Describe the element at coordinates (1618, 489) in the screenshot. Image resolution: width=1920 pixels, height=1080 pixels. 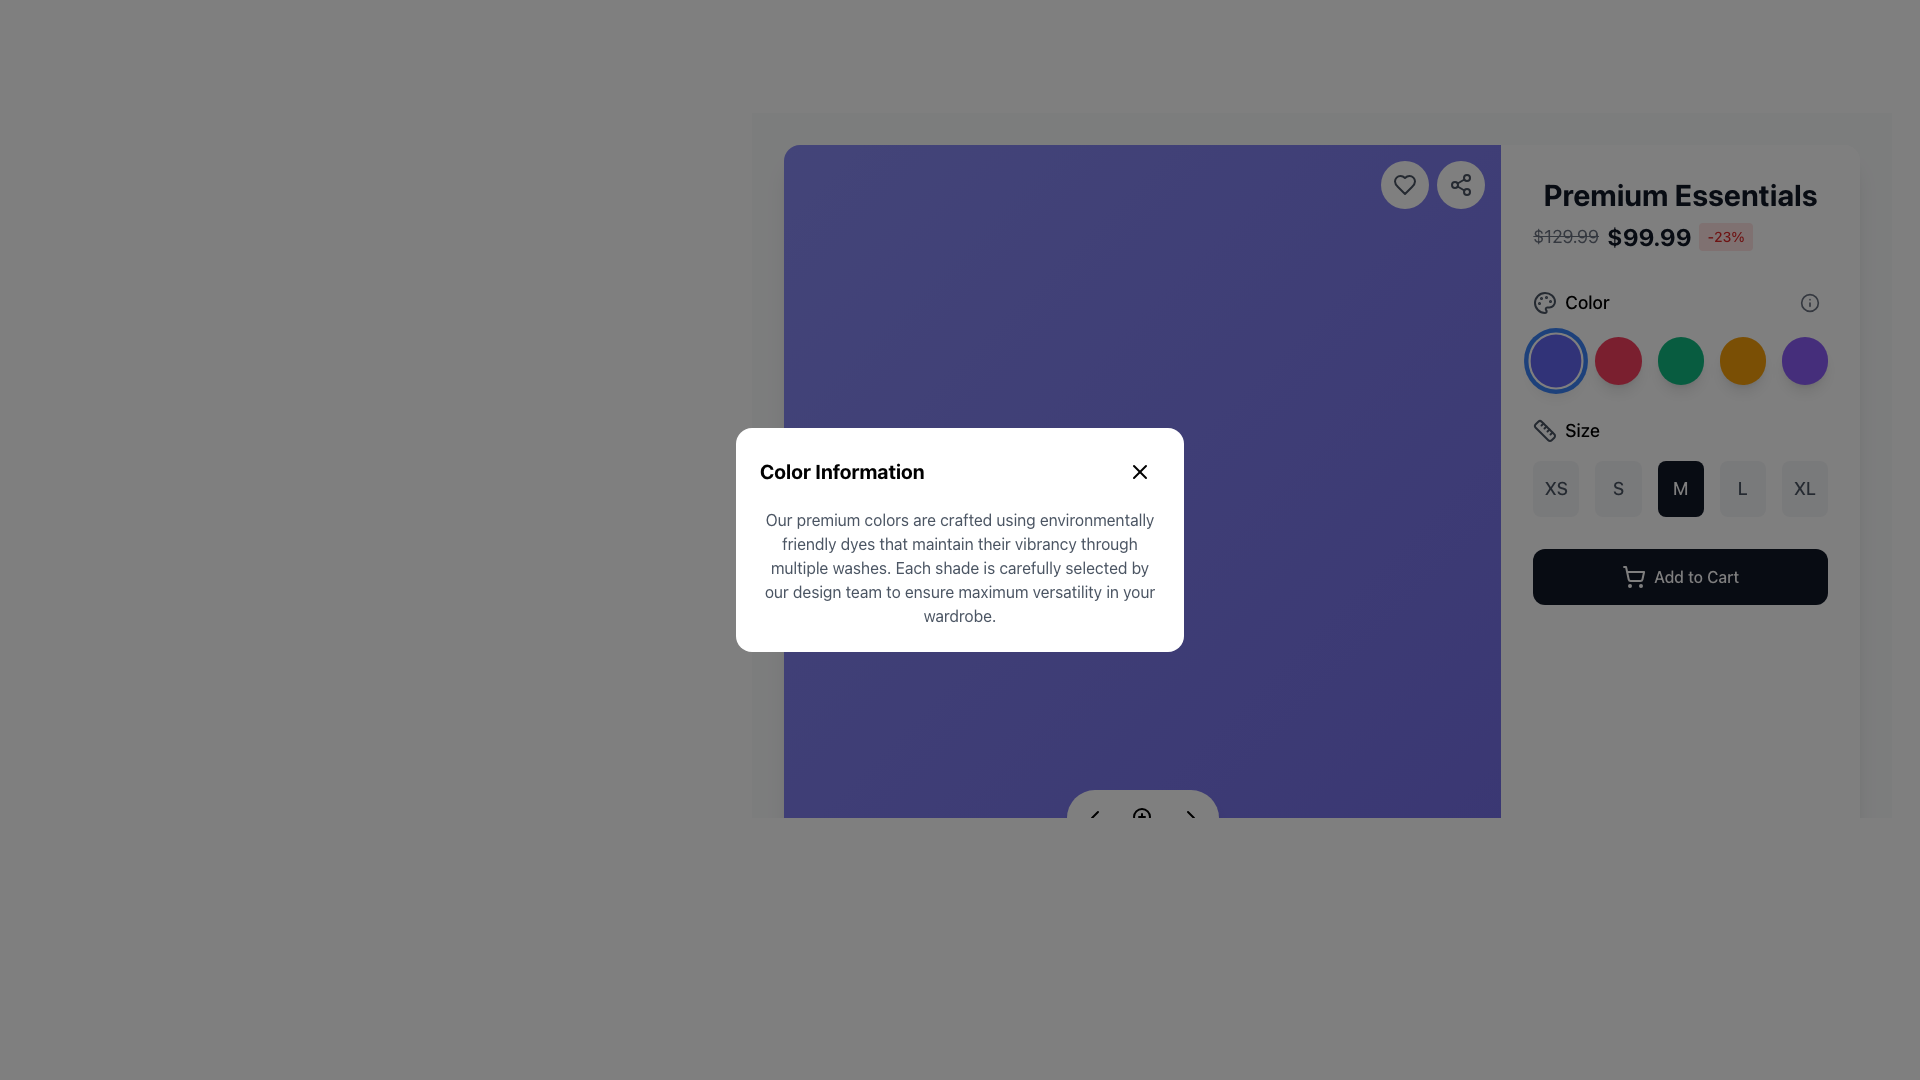
I see `the button labeled 'S', which is the second button in a horizontal row of size selection buttons` at that location.